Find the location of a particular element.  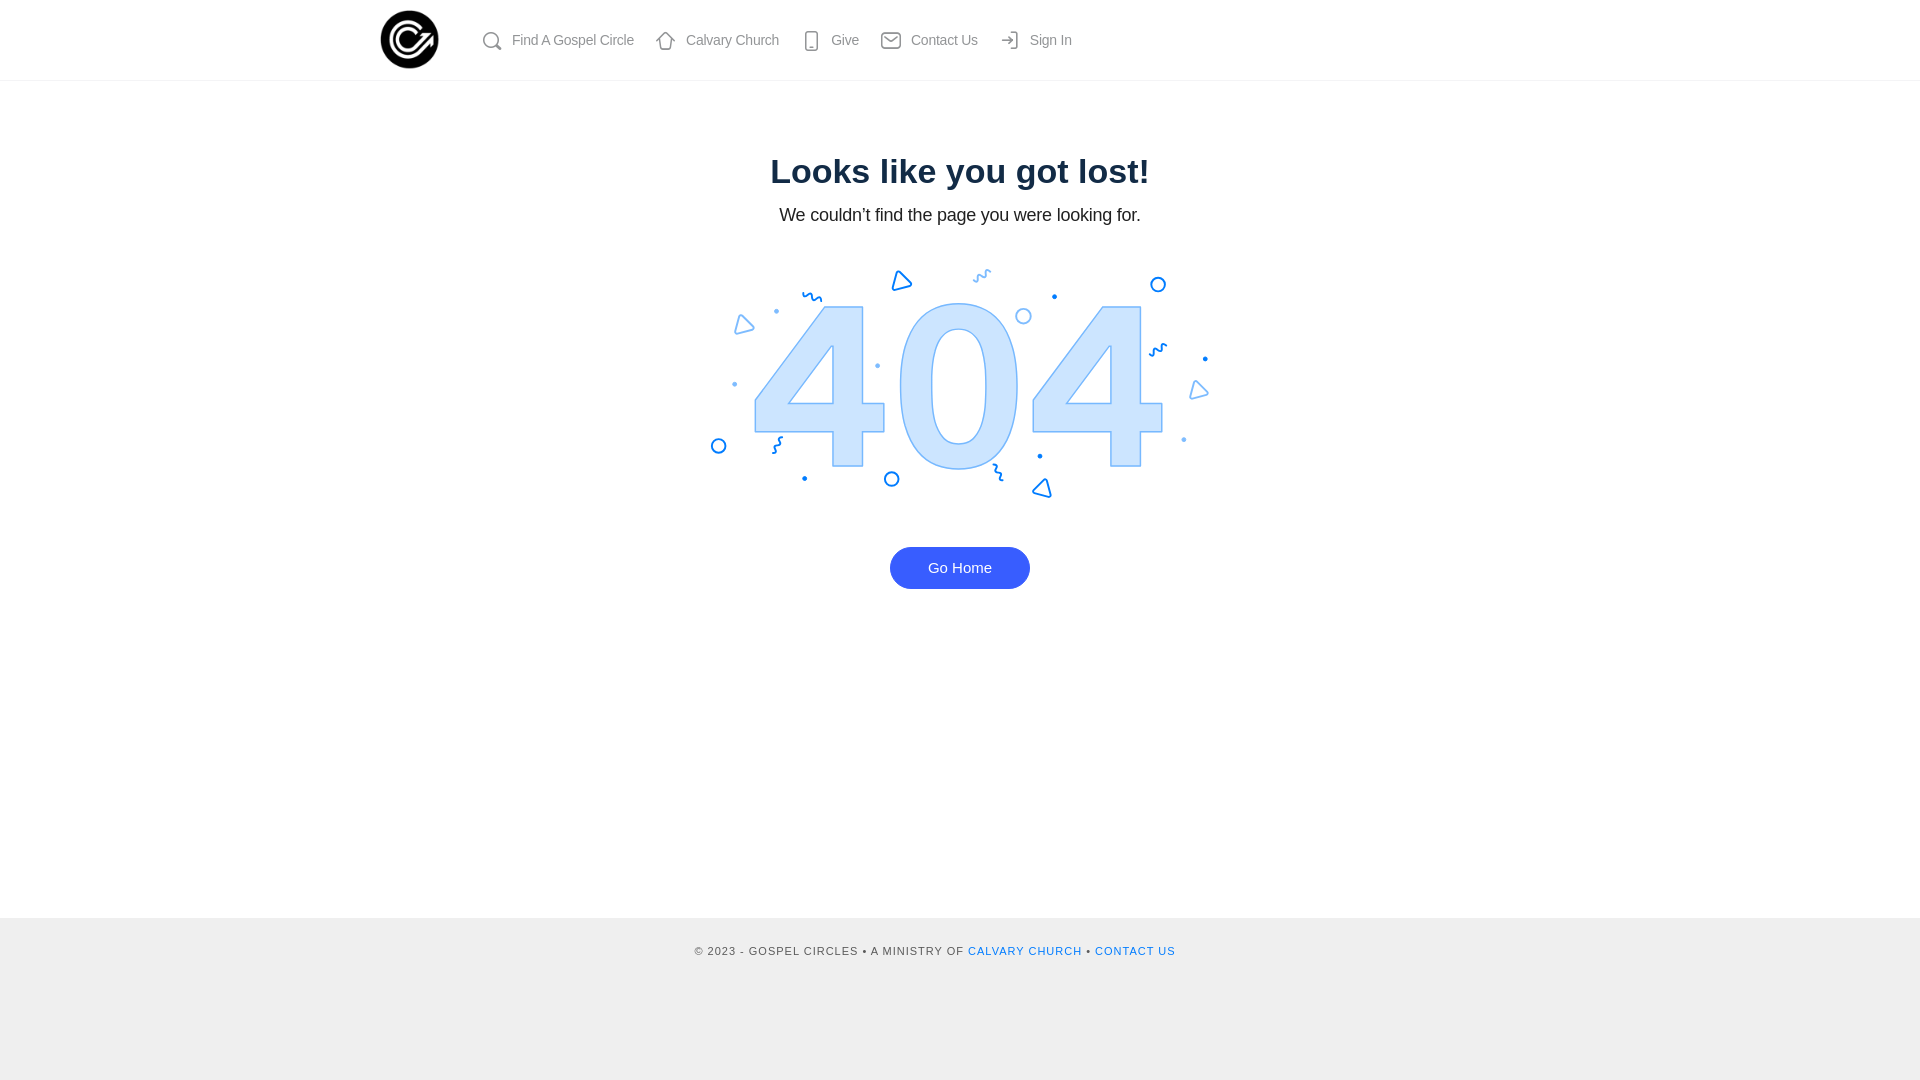

'Contact Us' is located at coordinates (927, 39).